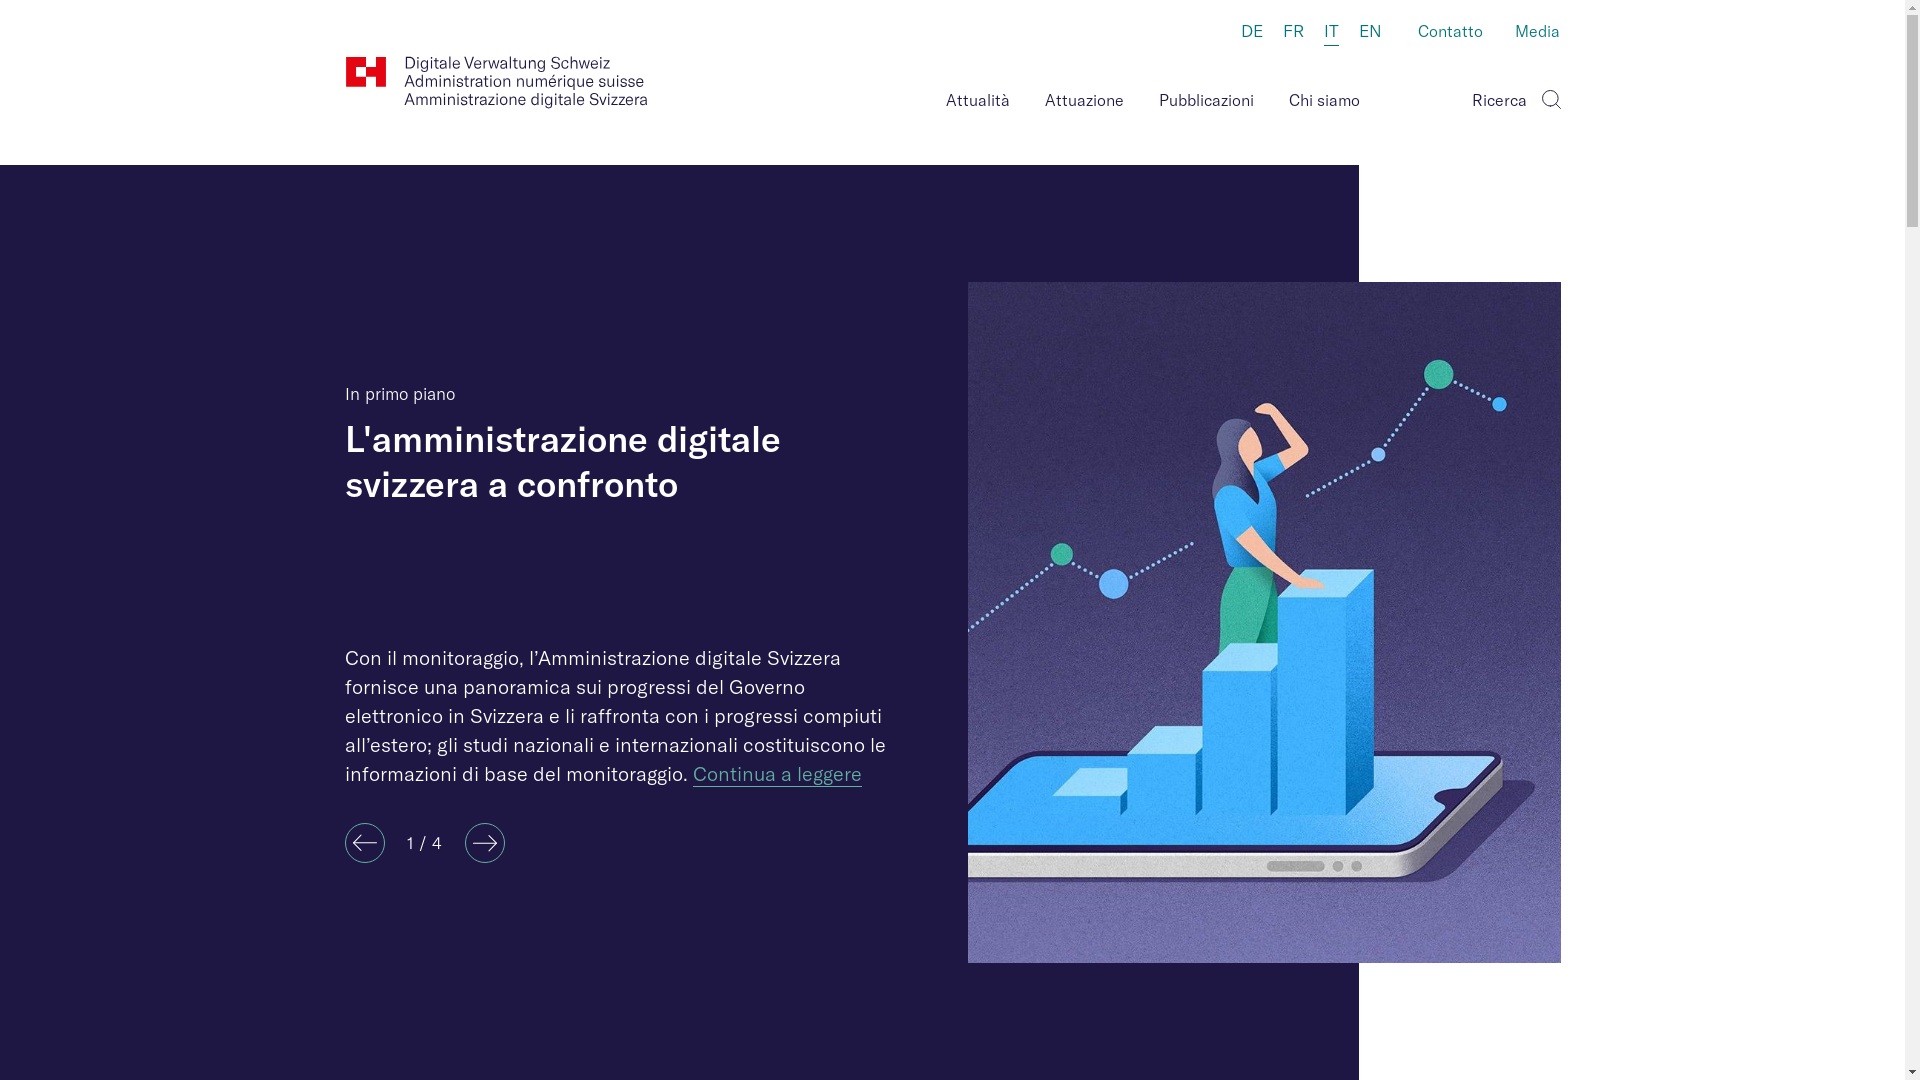 This screenshot has width=1920, height=1080. Describe the element at coordinates (1548, 95) in the screenshot. I see `'Cerca'` at that location.